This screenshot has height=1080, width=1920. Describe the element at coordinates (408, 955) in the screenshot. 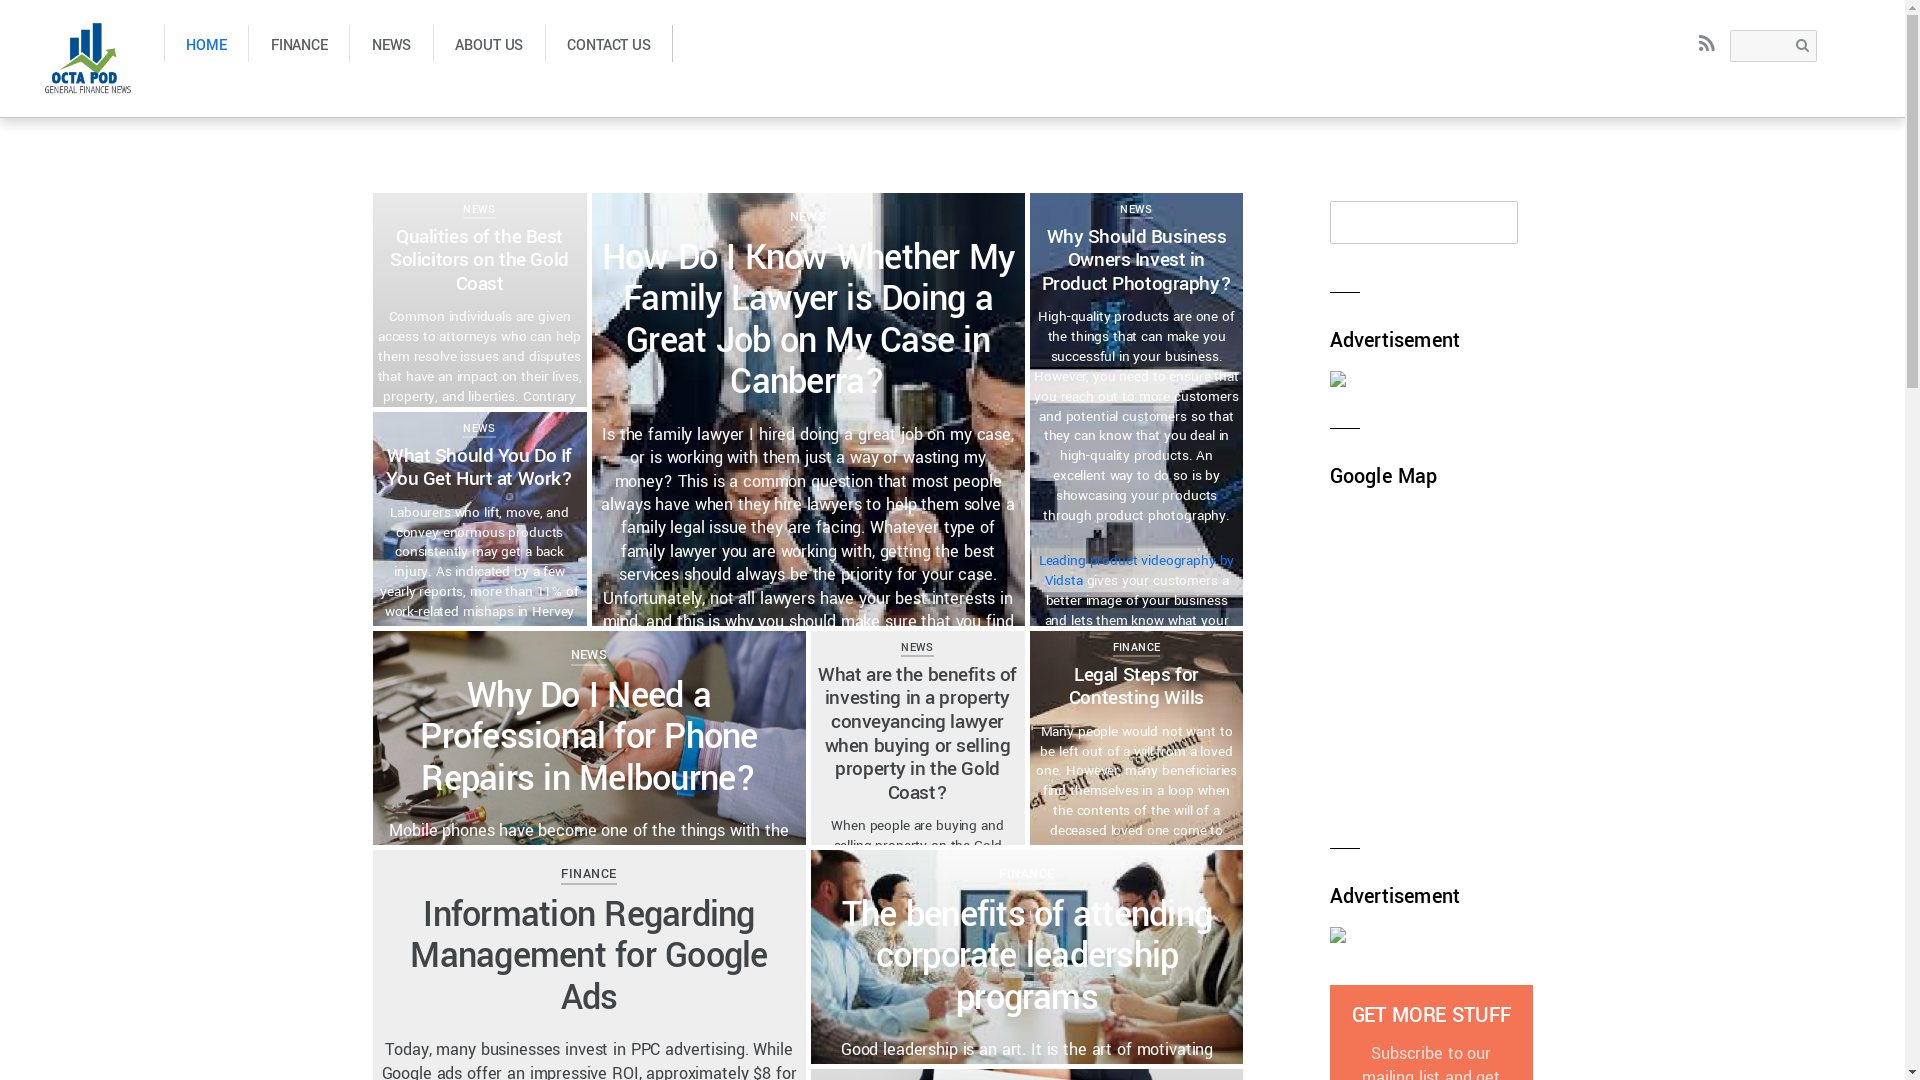

I see `'Information Regarding Management for Google Ads'` at that location.